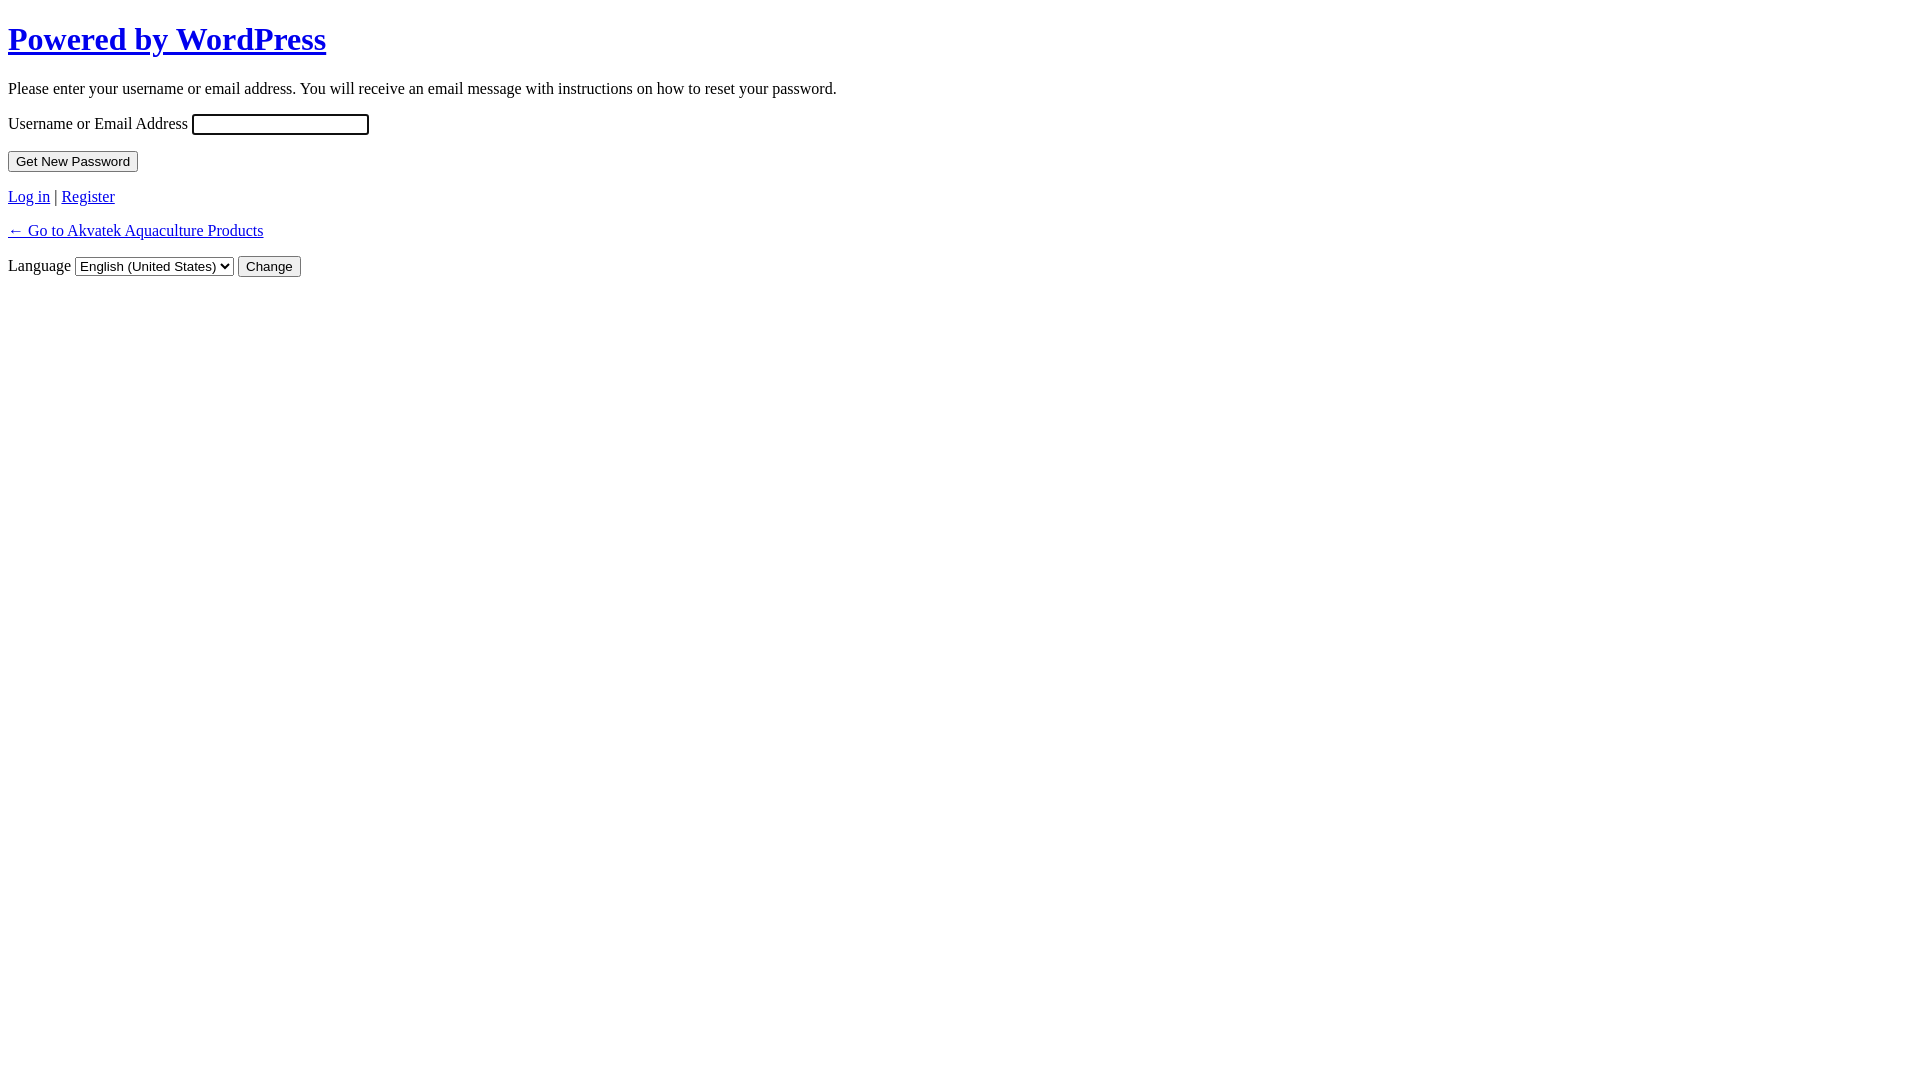  What do you see at coordinates (28, 196) in the screenshot?
I see `'Log in'` at bounding box center [28, 196].